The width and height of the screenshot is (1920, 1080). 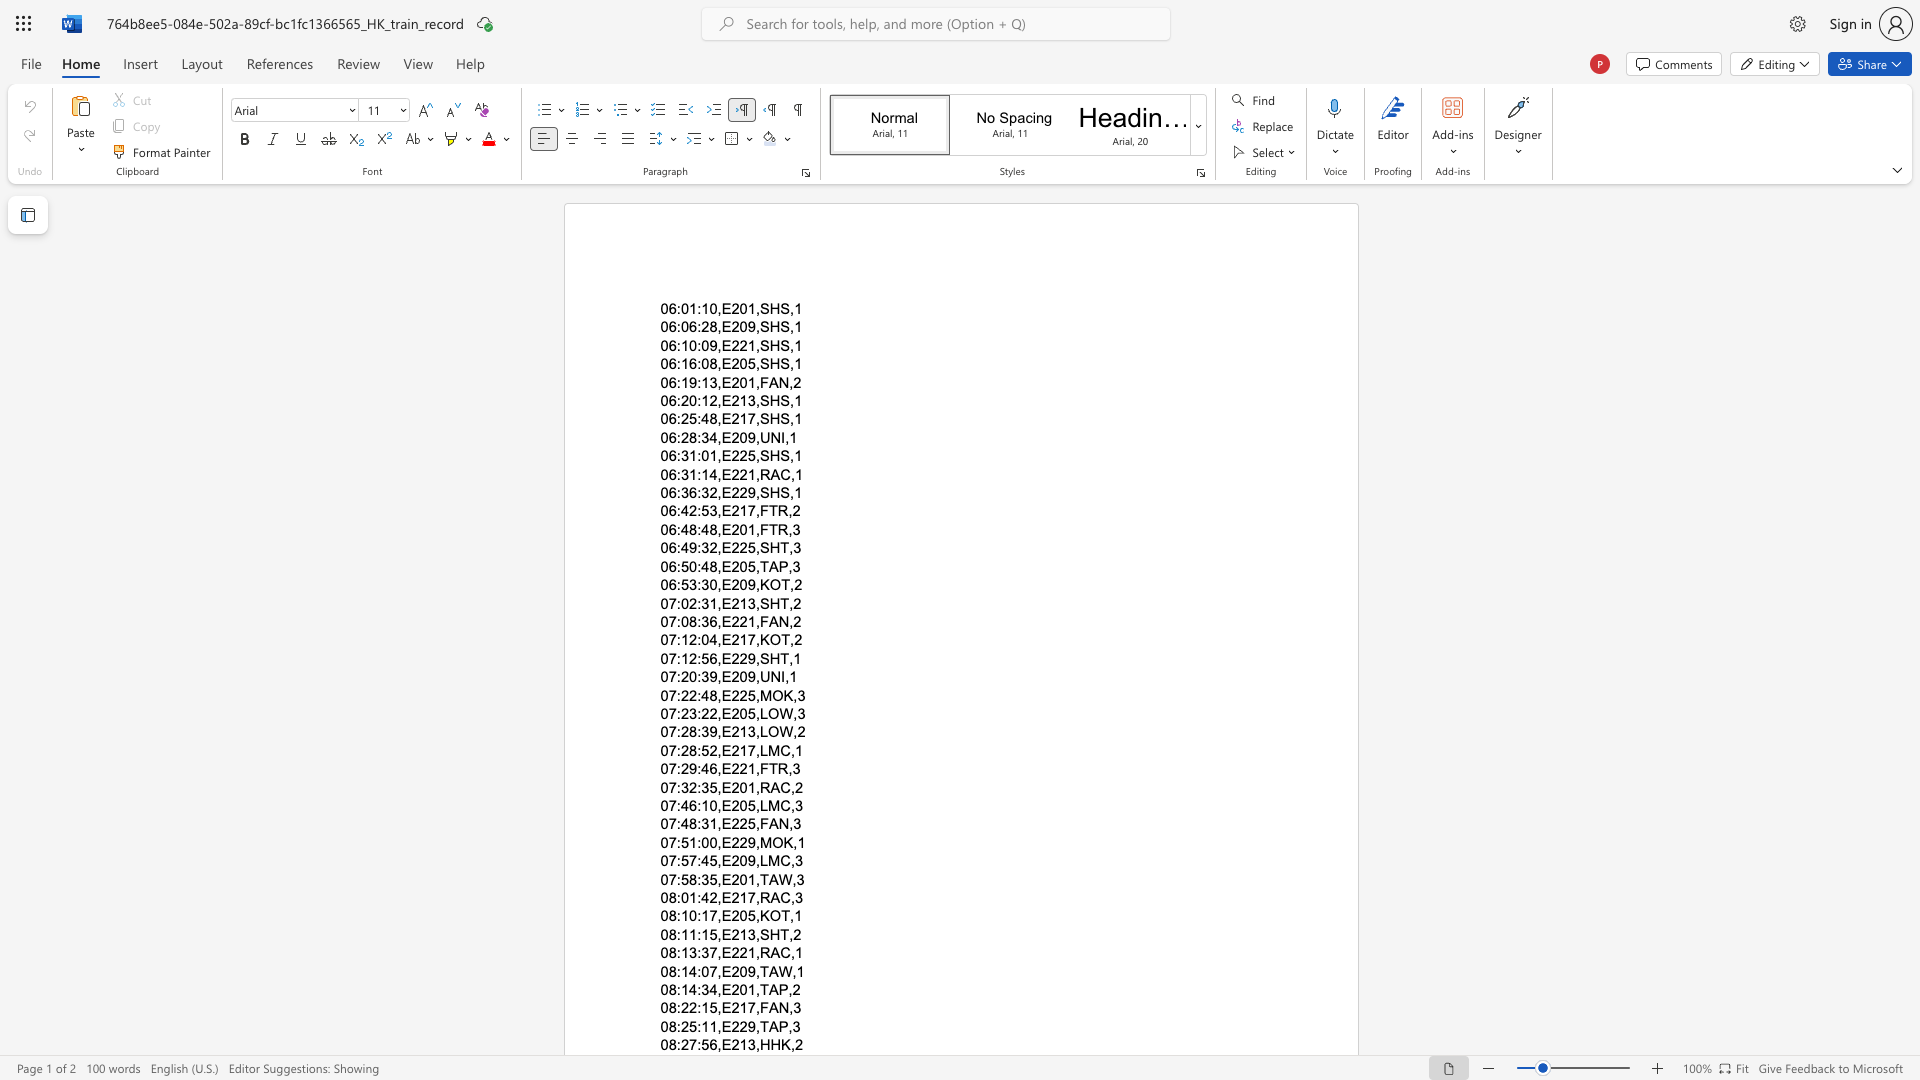 What do you see at coordinates (676, 916) in the screenshot?
I see `the subset text ":10" within the text "08:10:17,E205,KOT,1"` at bounding box center [676, 916].